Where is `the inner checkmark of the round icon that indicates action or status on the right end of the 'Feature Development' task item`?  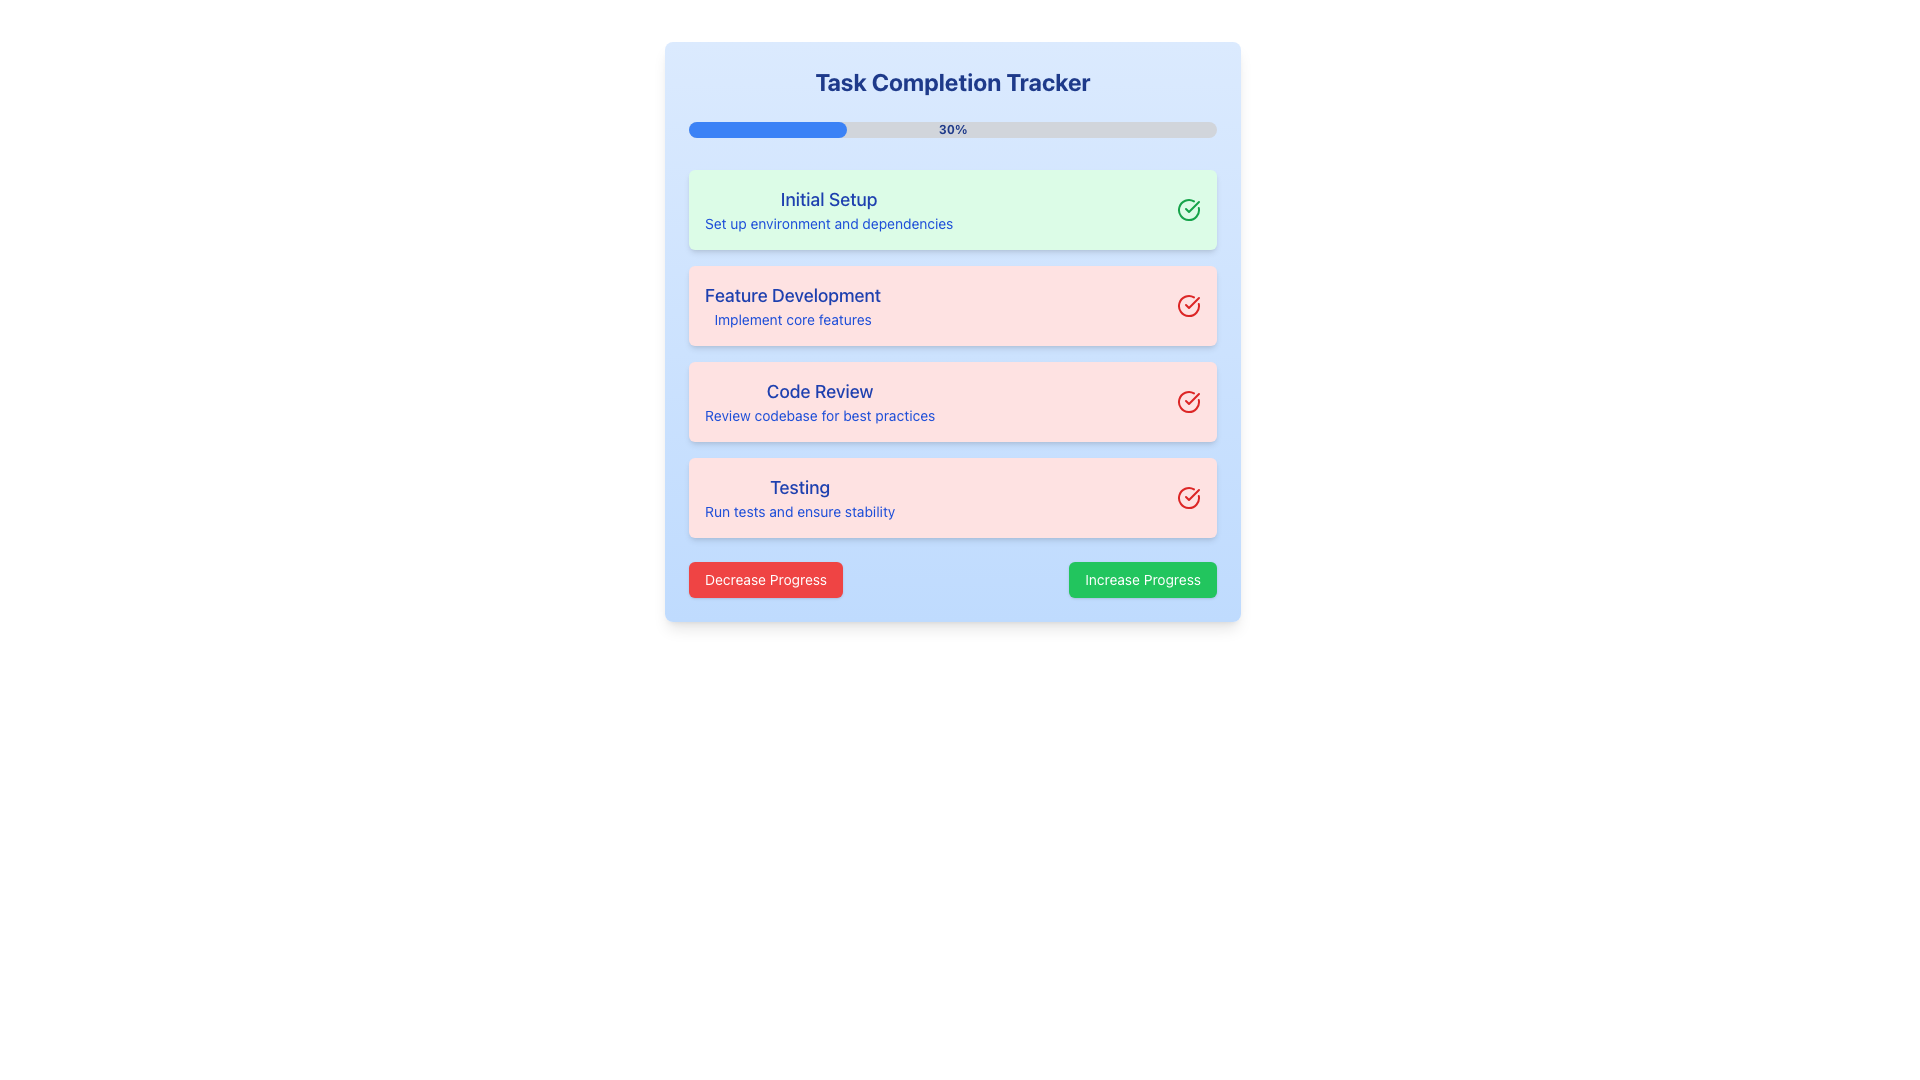 the inner checkmark of the round icon that indicates action or status on the right end of the 'Feature Development' task item is located at coordinates (1192, 494).